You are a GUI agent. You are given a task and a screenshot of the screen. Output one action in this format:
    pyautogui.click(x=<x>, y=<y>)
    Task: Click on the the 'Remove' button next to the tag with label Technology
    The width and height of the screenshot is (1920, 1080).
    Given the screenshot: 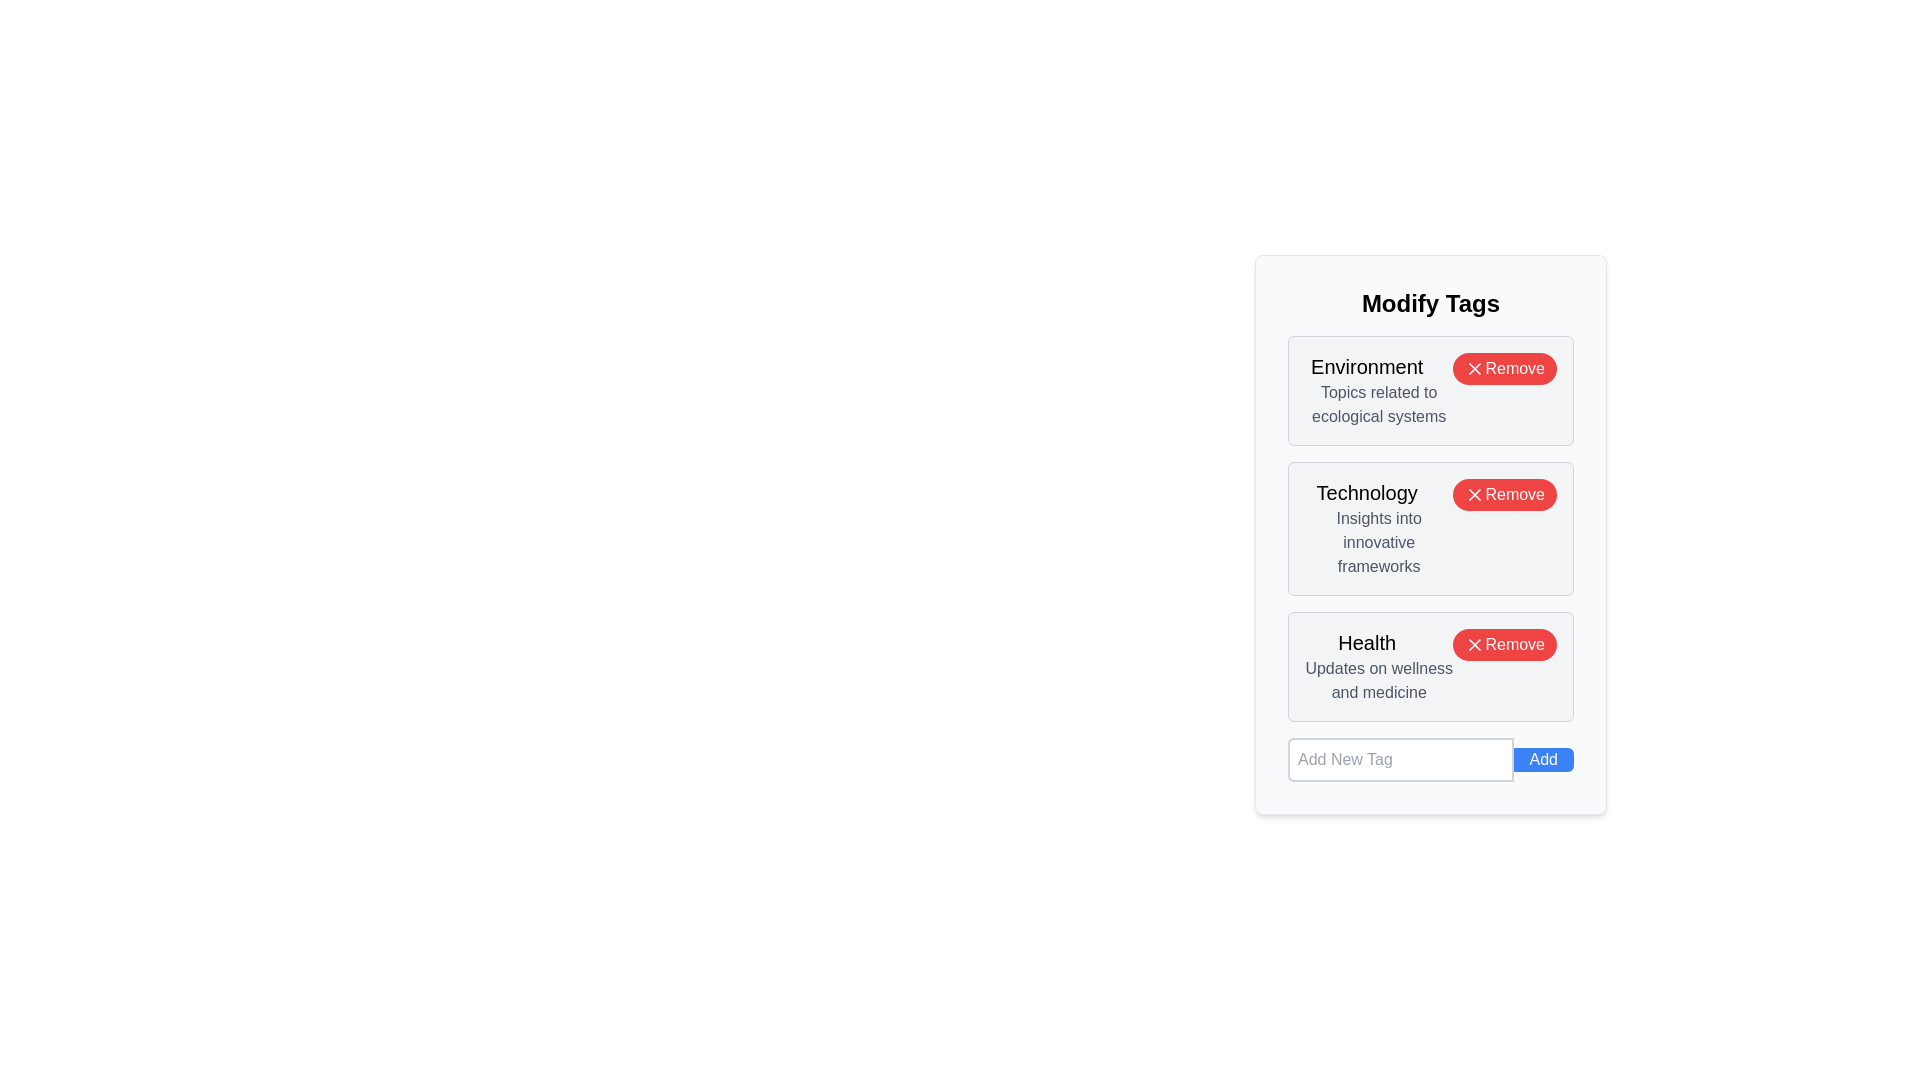 What is the action you would take?
    pyautogui.click(x=1505, y=494)
    